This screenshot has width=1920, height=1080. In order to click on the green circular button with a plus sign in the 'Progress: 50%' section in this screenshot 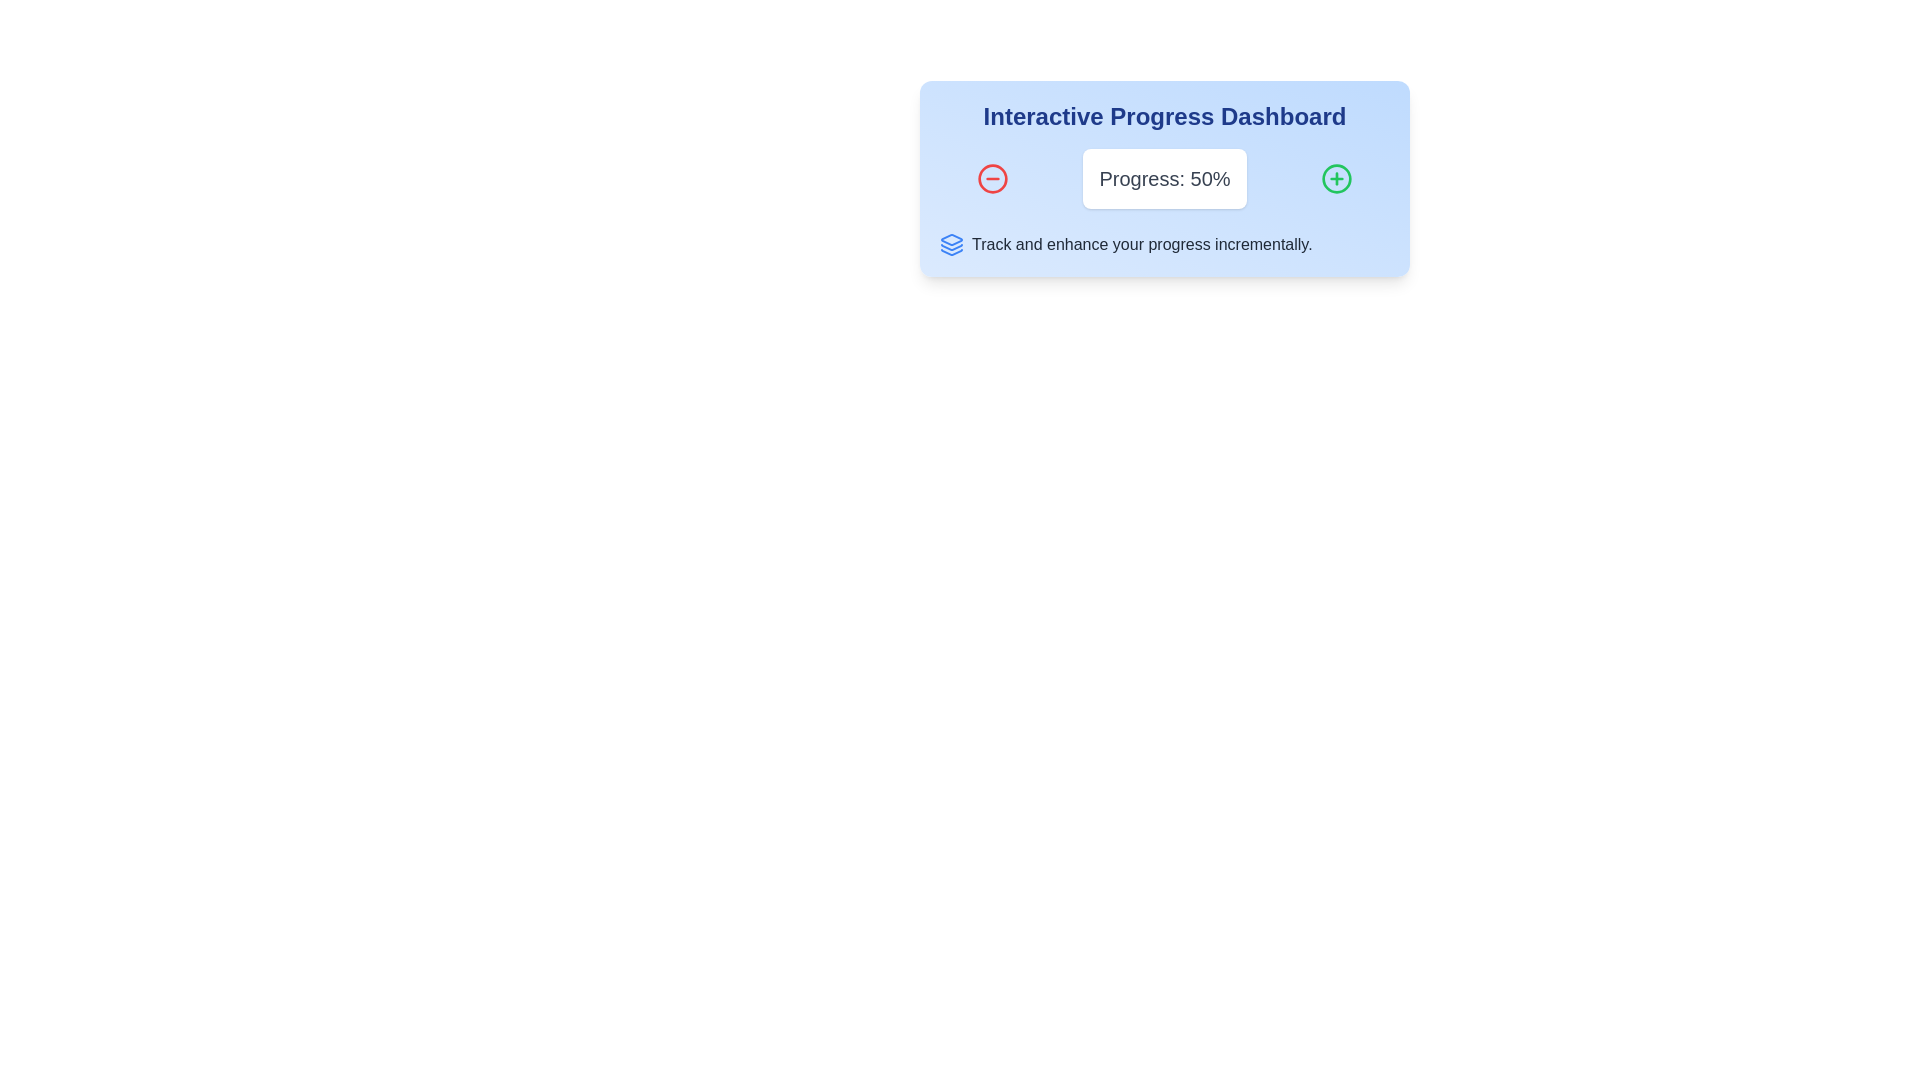, I will do `click(1336, 177)`.